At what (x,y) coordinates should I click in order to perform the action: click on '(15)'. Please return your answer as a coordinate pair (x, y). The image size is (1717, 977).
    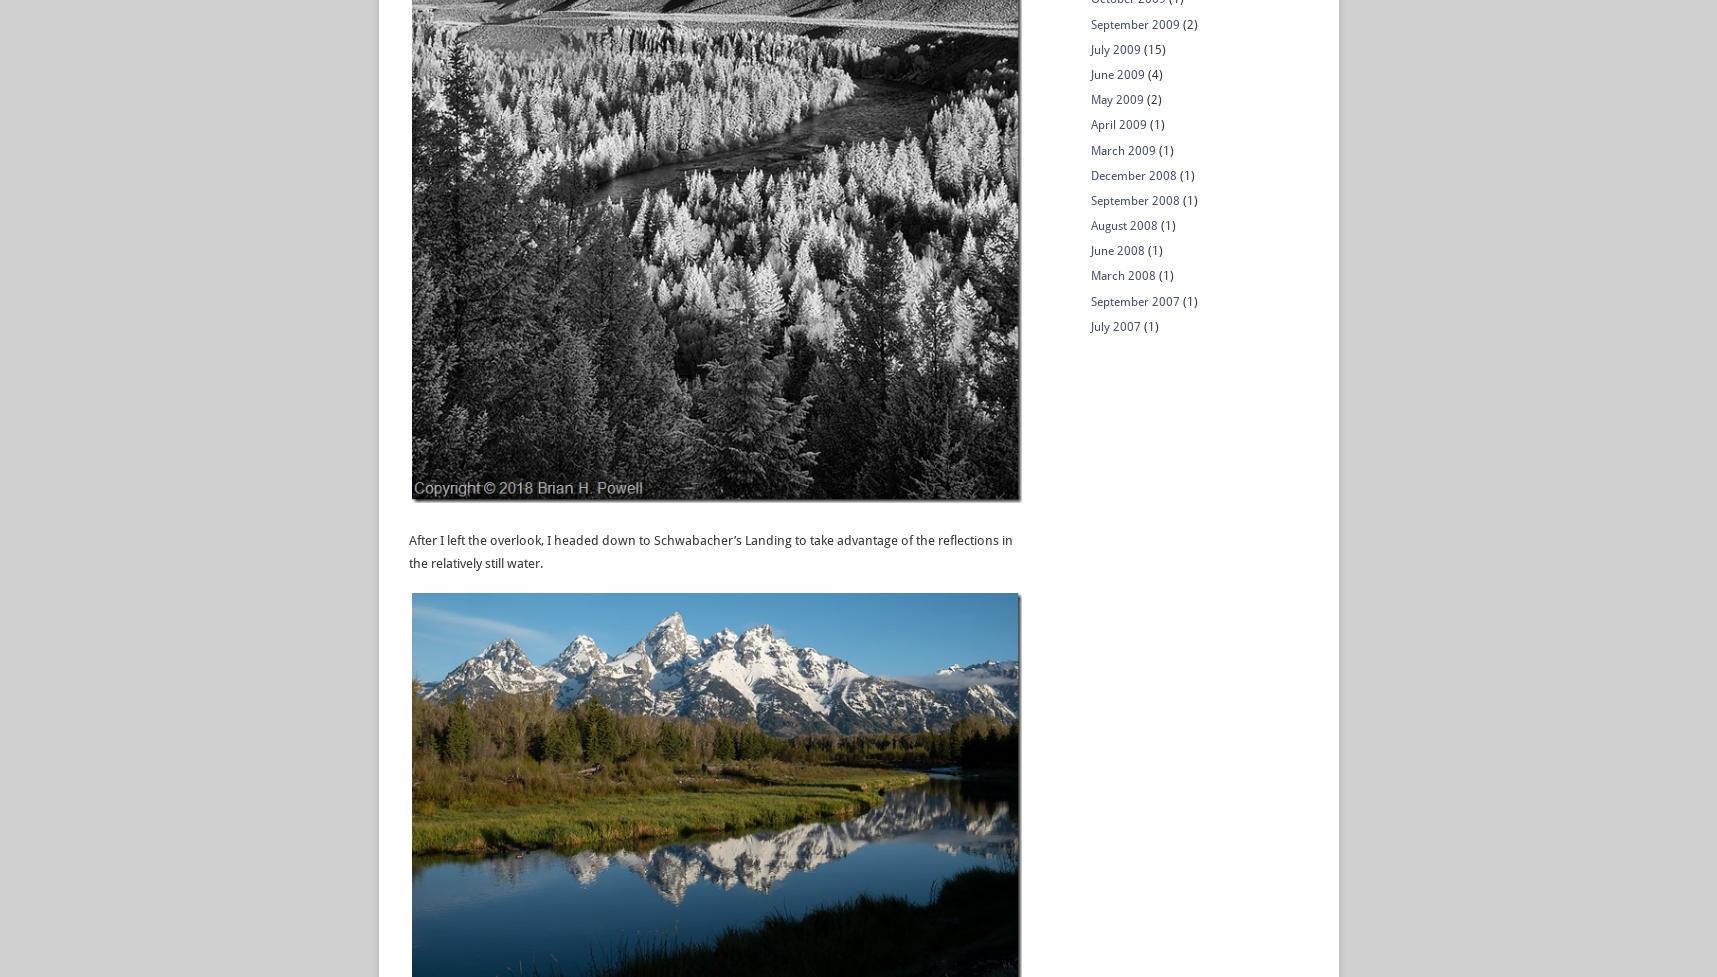
    Looking at the image, I should click on (1151, 49).